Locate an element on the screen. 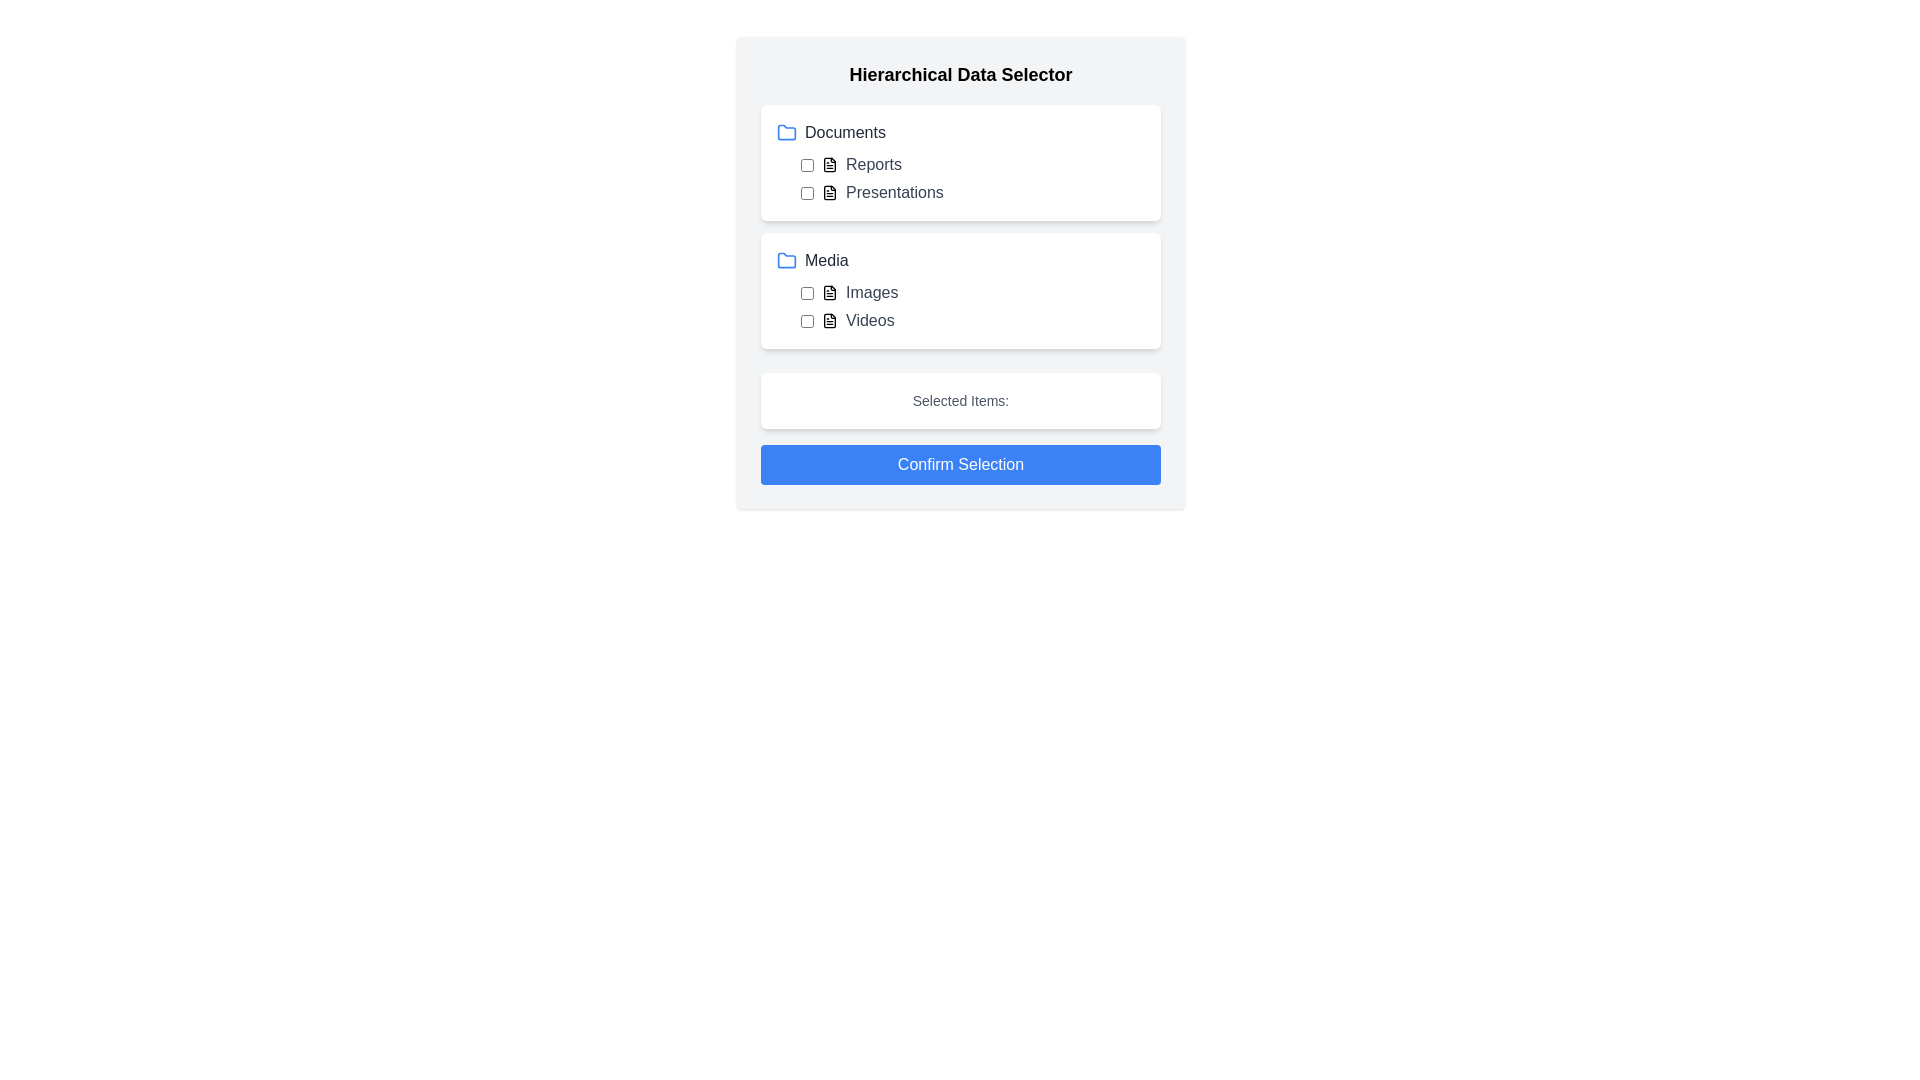 The width and height of the screenshot is (1920, 1080). the 'Media' text label which represents a category in the hierarchical data selector, located below the 'Documents' section is located at coordinates (826, 260).